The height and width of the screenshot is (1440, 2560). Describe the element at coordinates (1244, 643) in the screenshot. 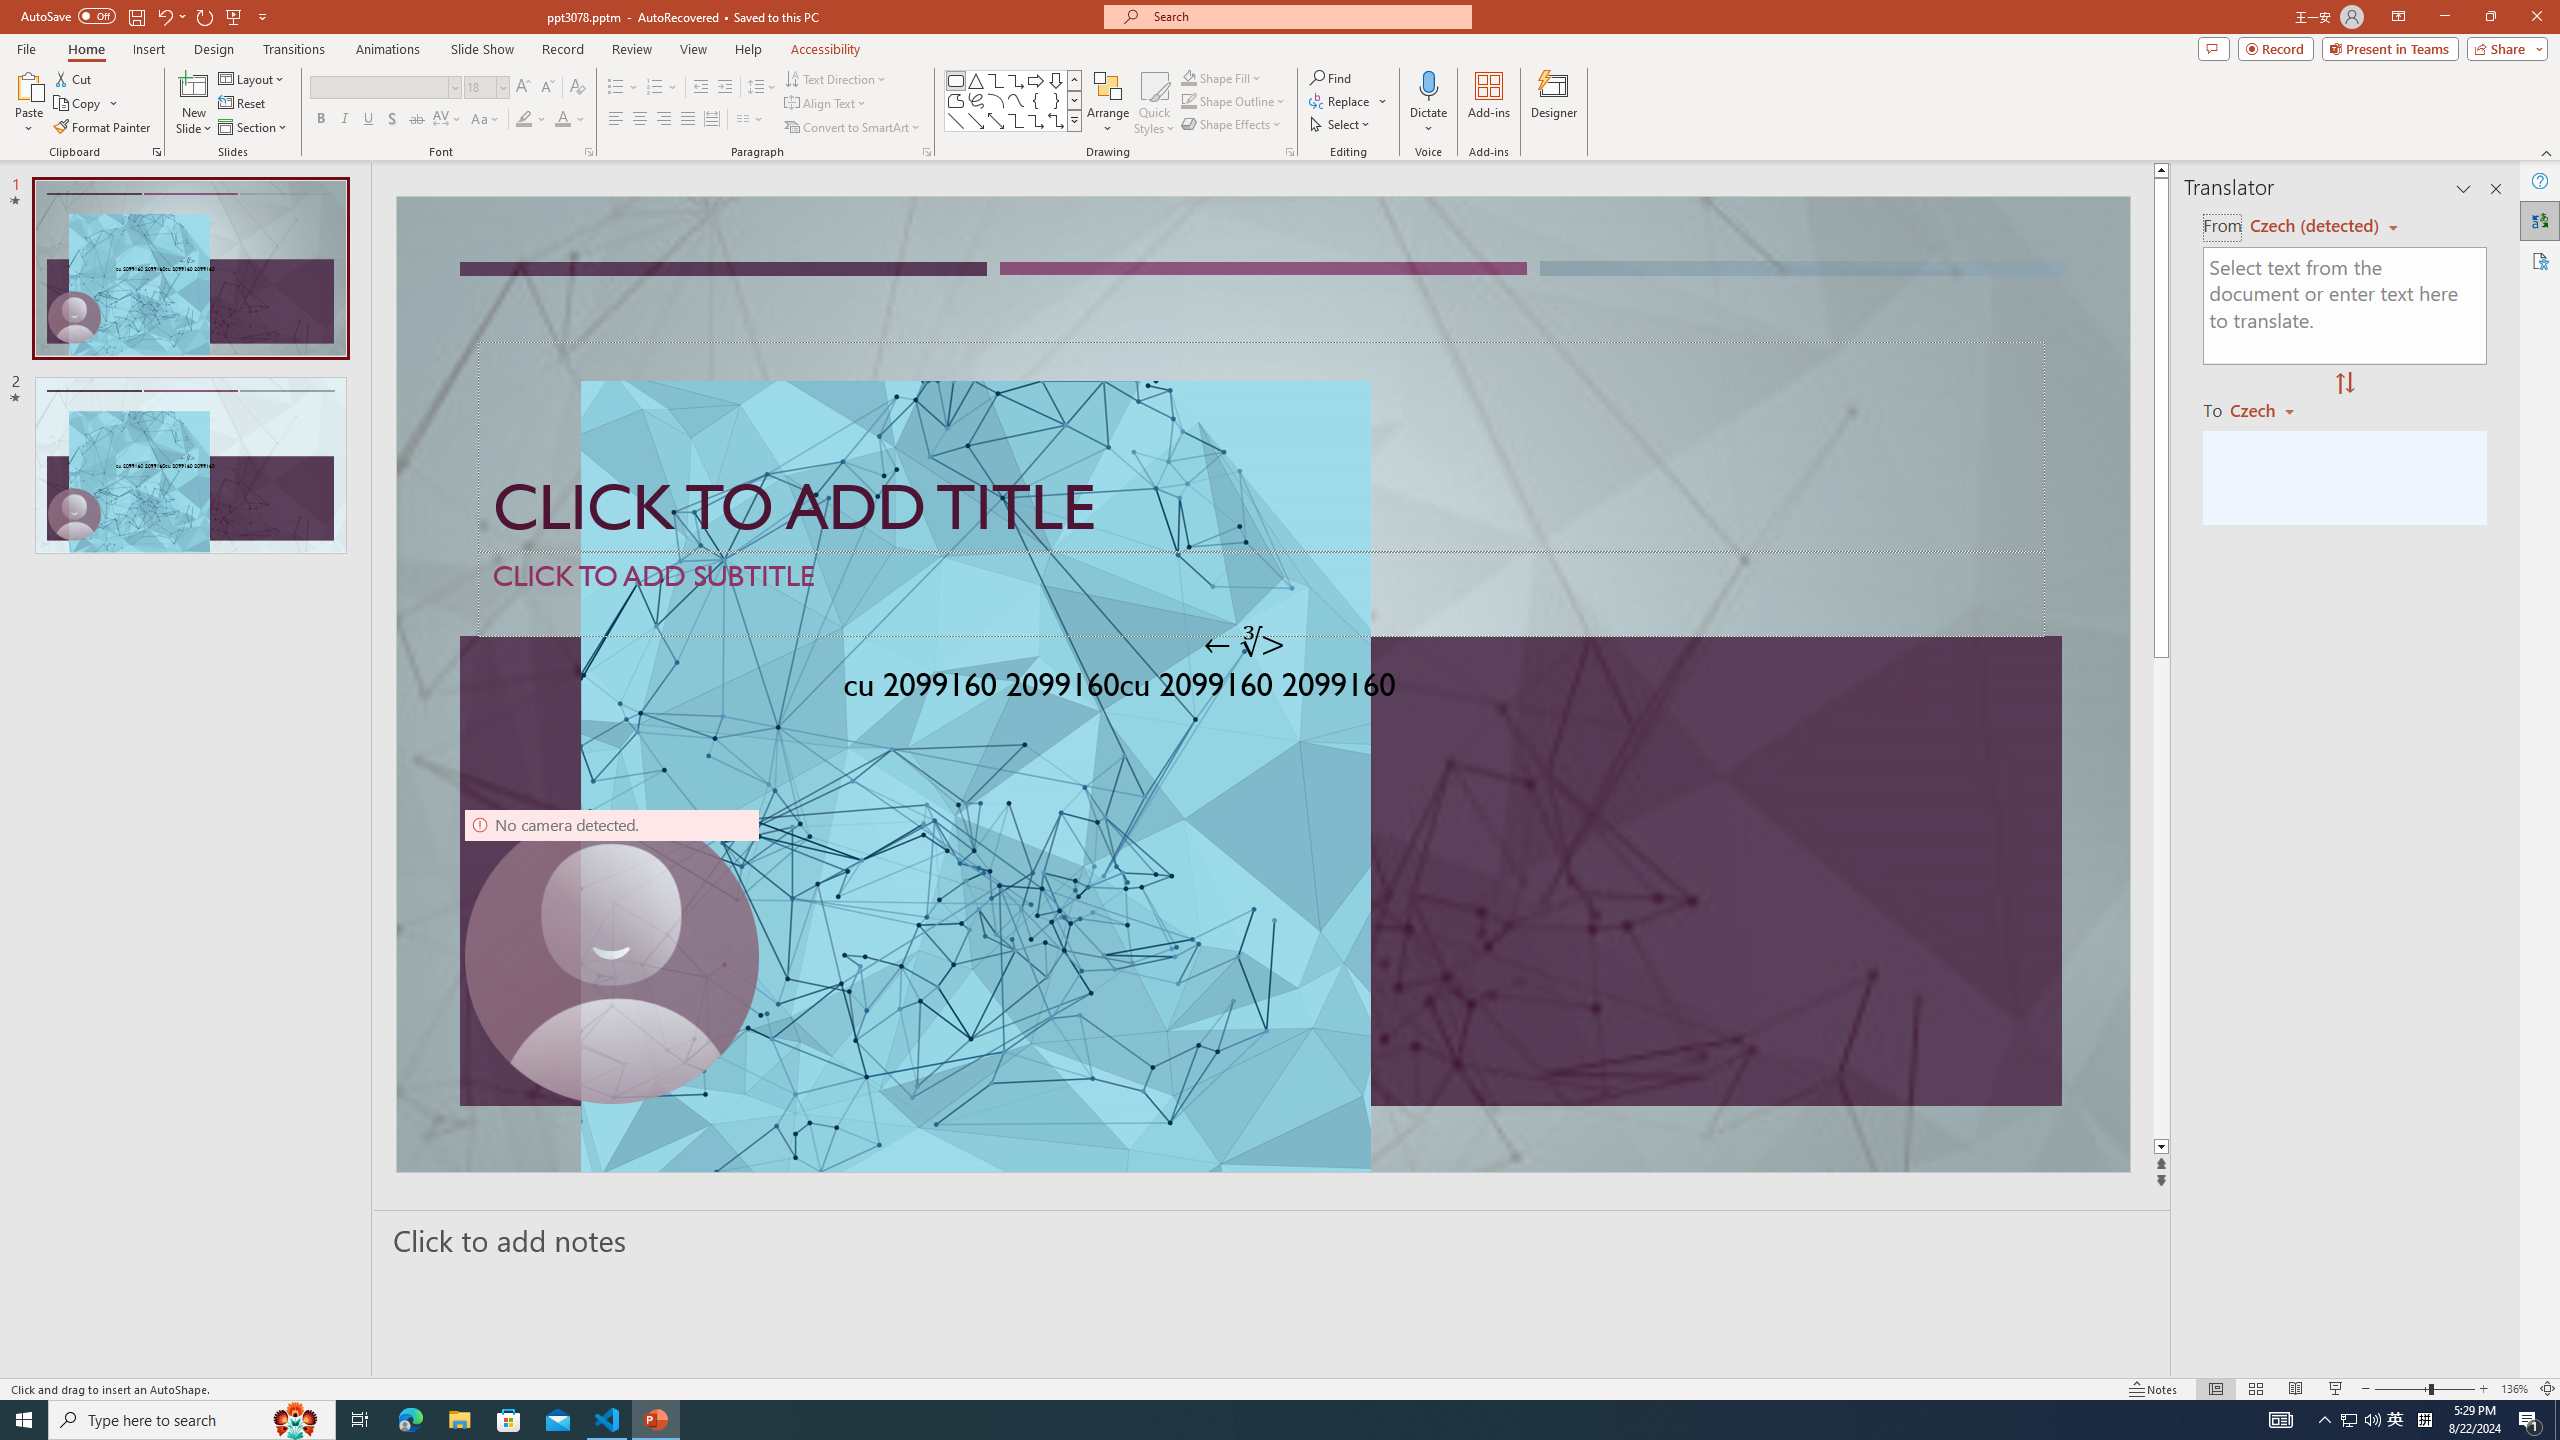

I see `'TextBox 7'` at that location.